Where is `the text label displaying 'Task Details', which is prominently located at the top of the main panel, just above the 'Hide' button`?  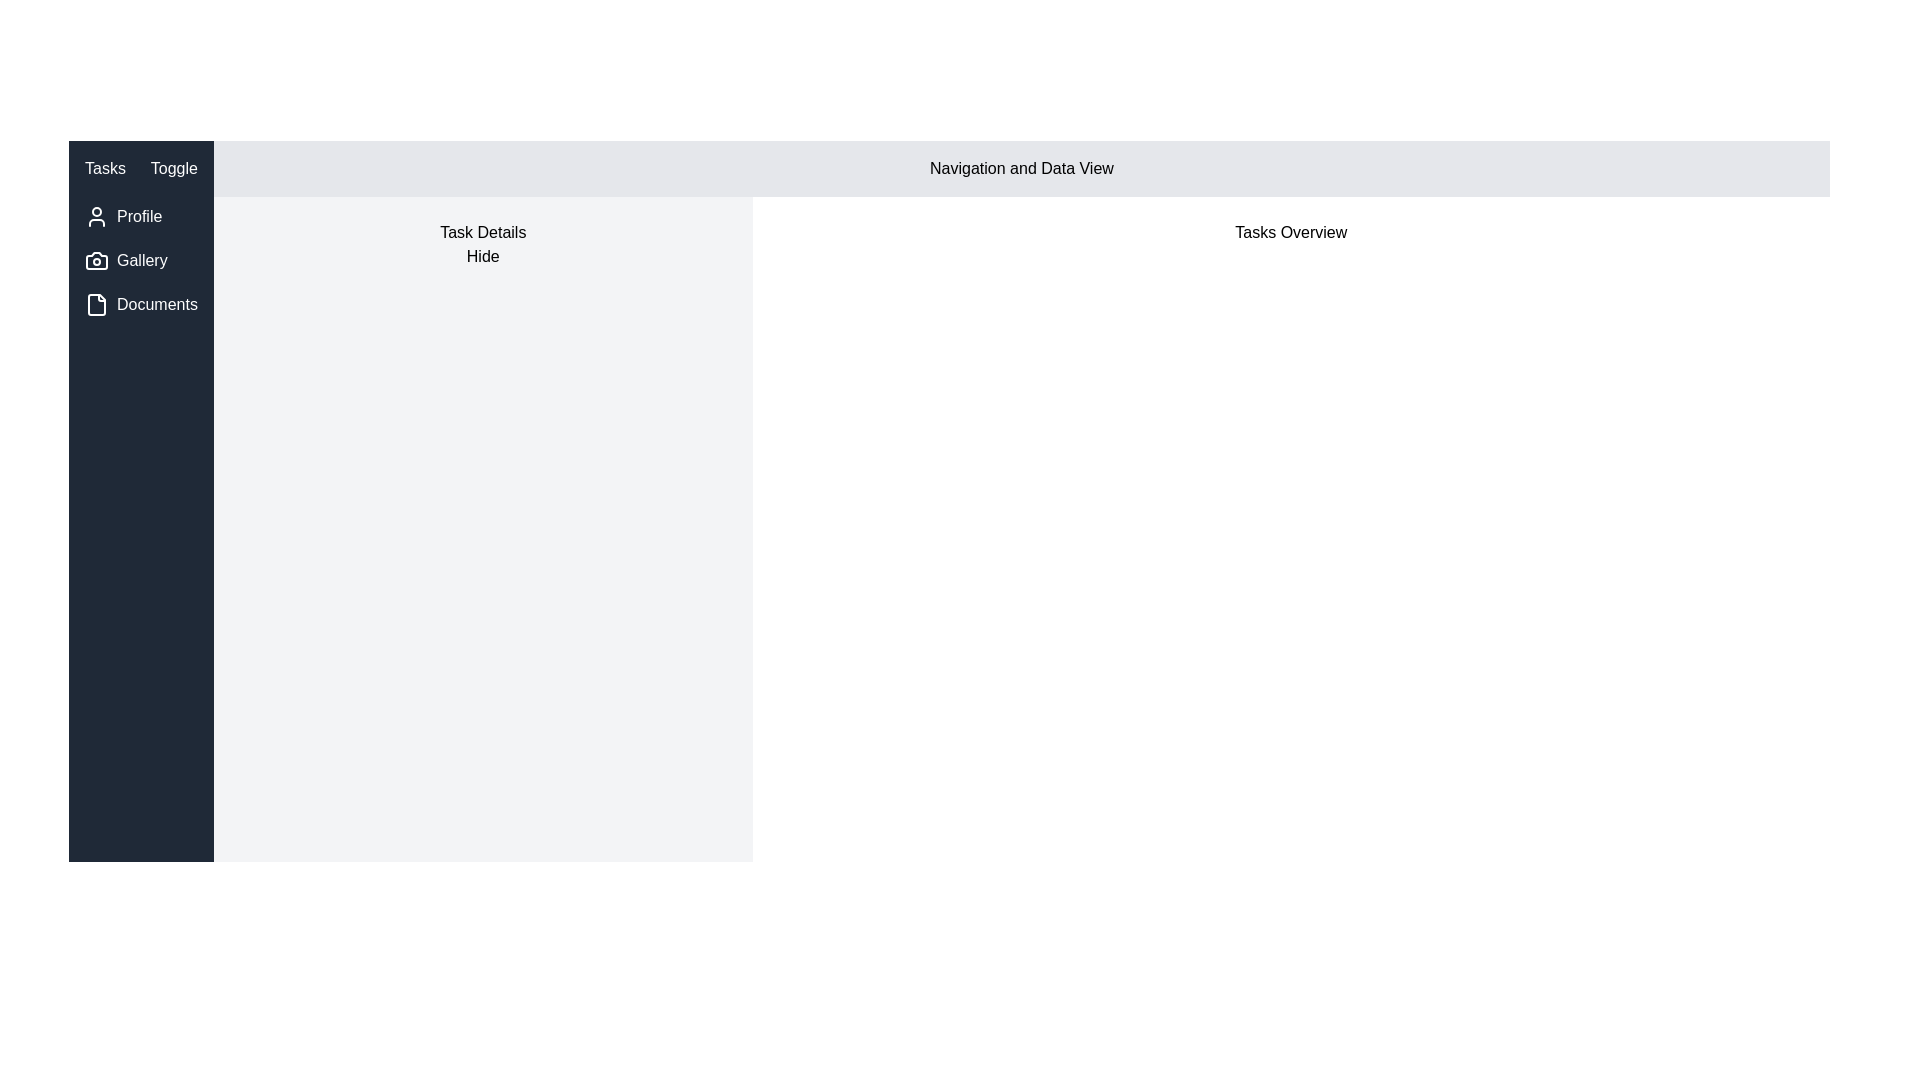
the text label displaying 'Task Details', which is prominently located at the top of the main panel, just above the 'Hide' button is located at coordinates (483, 231).